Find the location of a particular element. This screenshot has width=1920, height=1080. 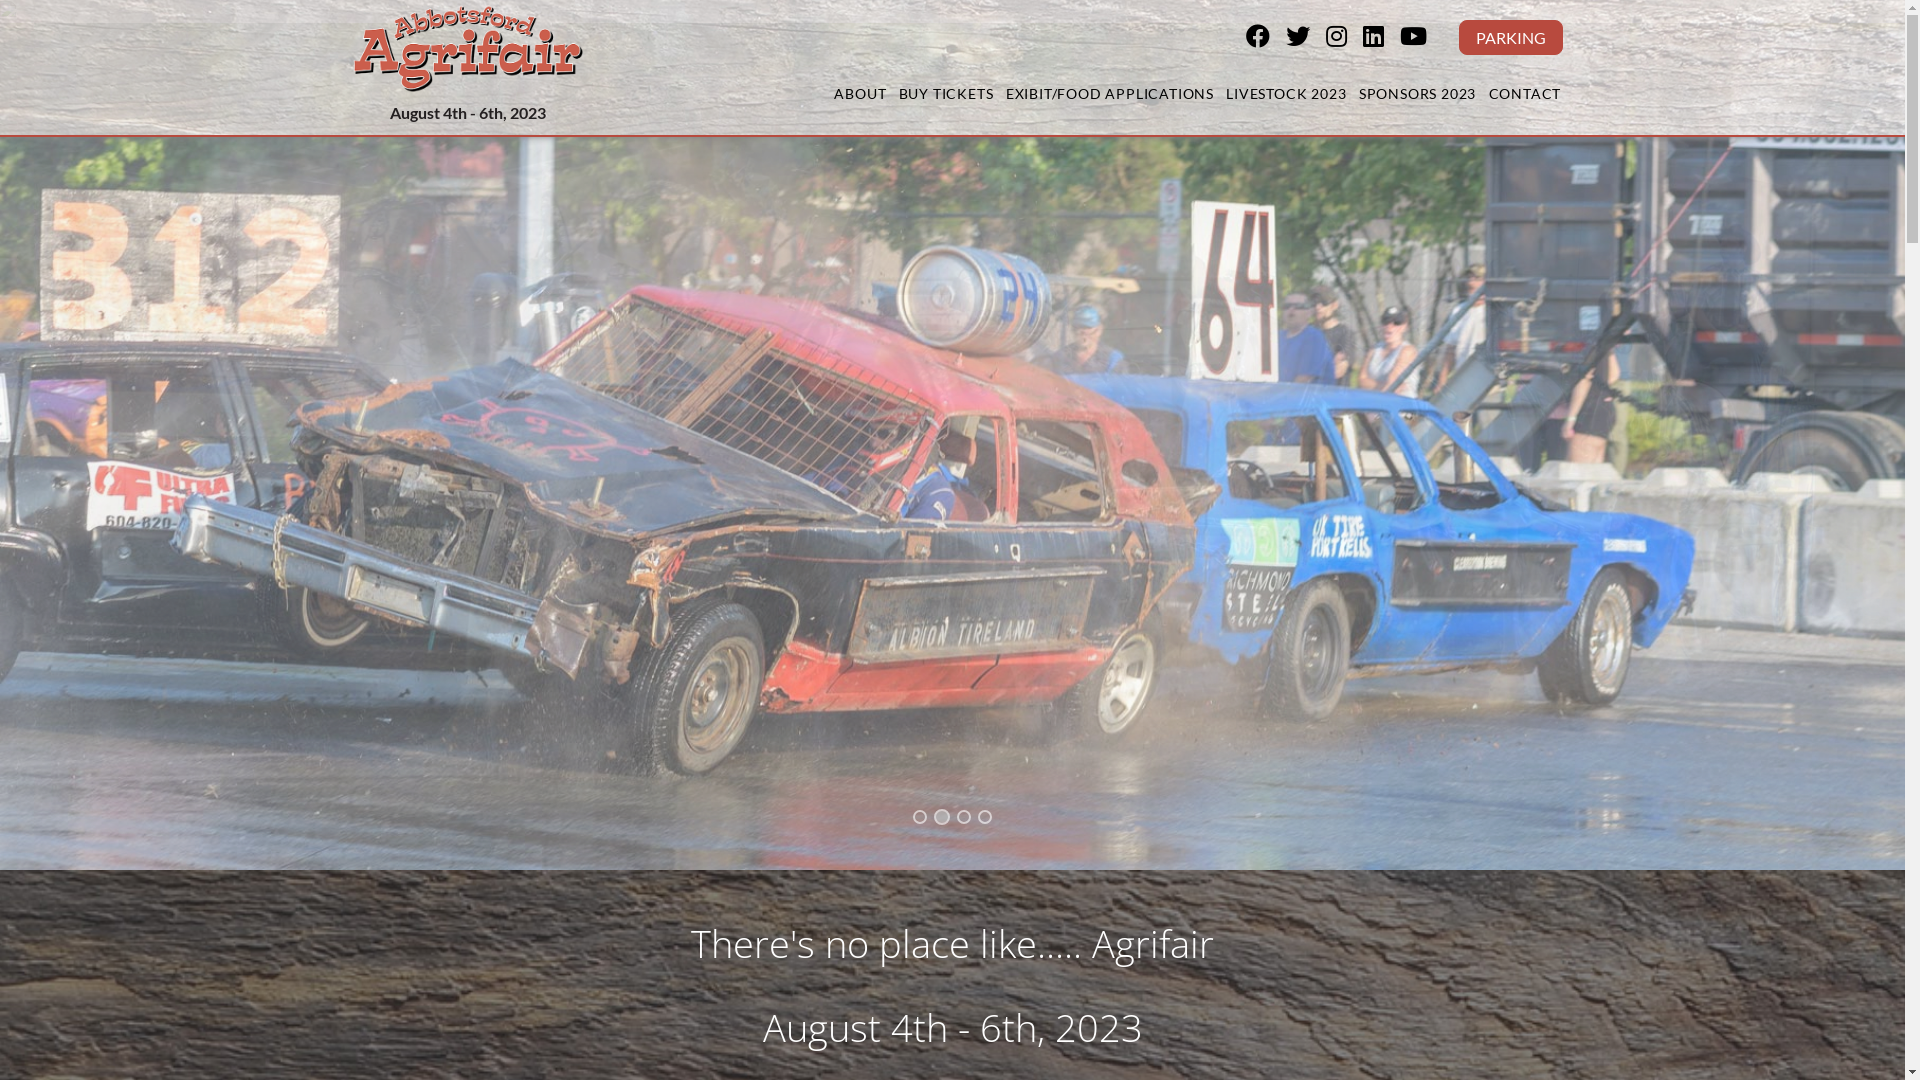

'Abbotsford Agrifair @ Facebook' is located at coordinates (1265, 38).